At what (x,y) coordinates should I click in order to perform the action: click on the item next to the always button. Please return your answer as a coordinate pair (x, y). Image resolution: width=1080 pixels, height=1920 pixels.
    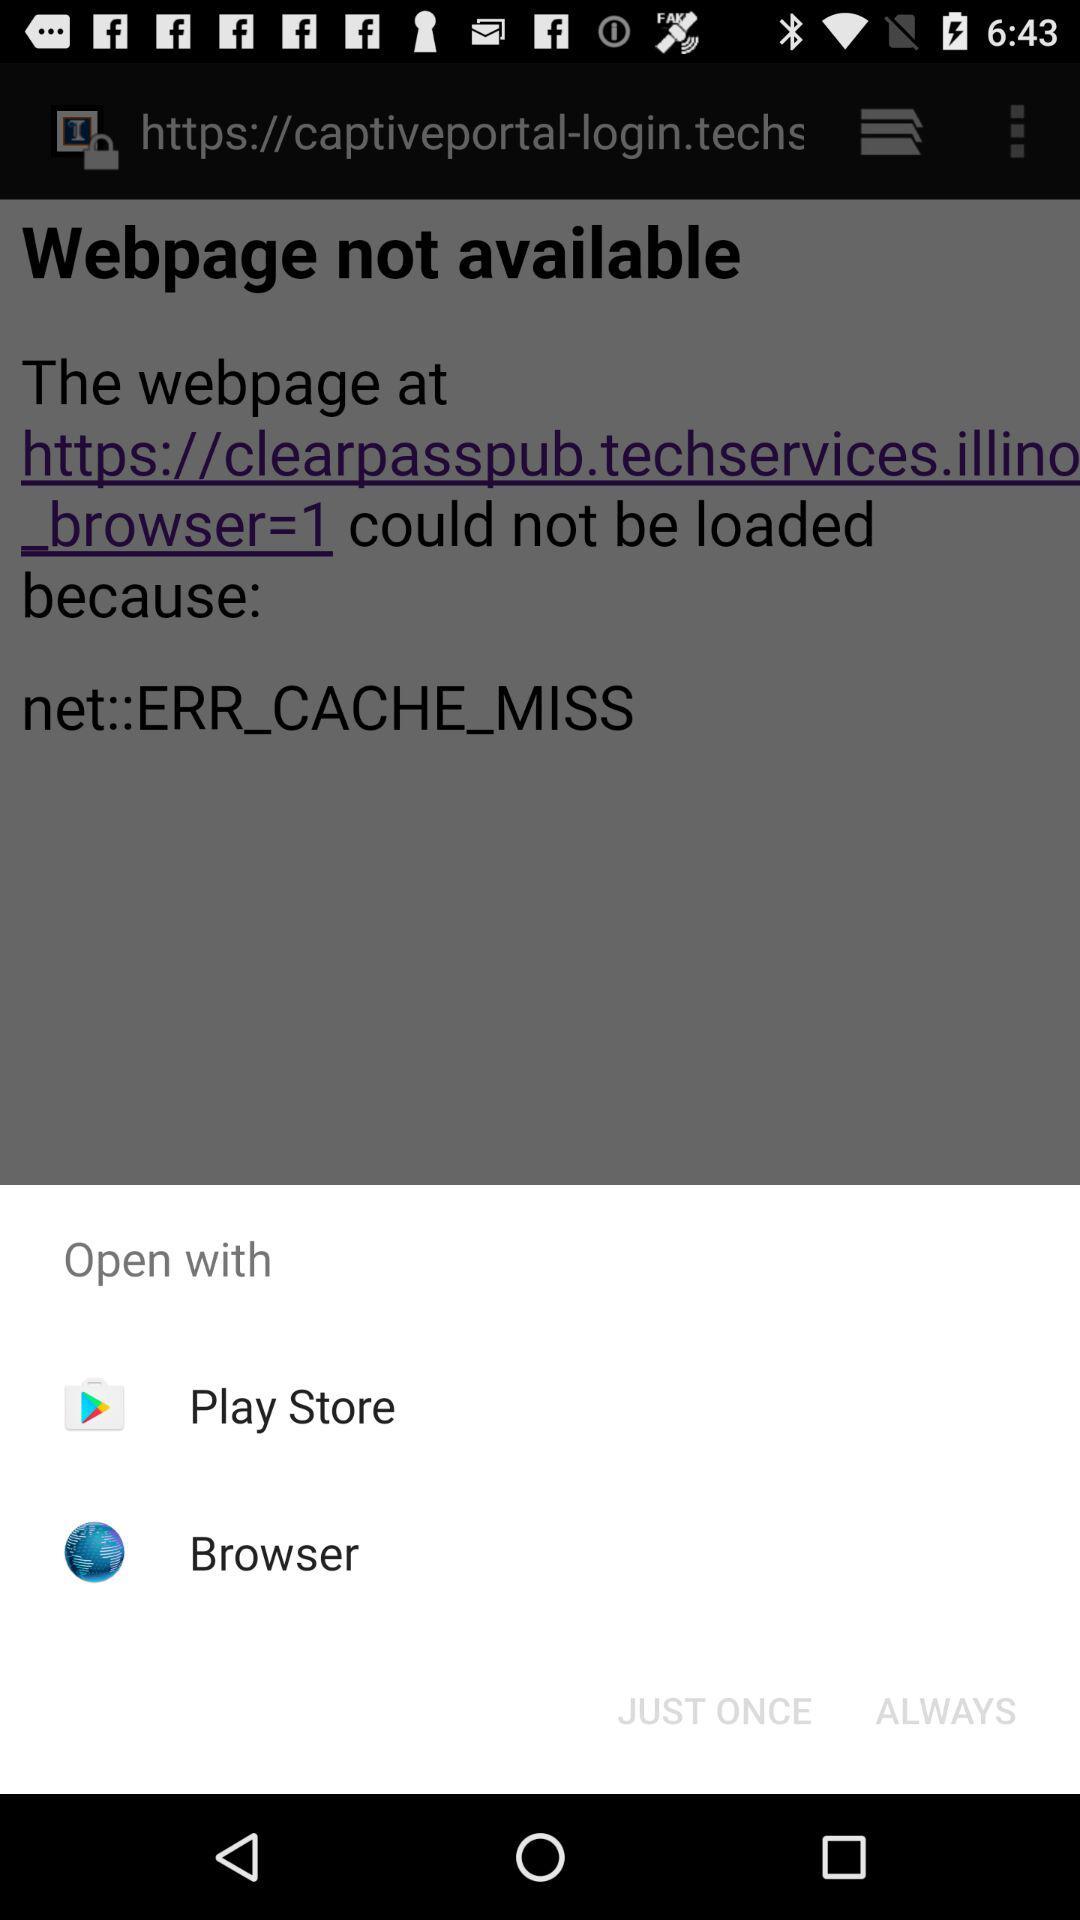
    Looking at the image, I should click on (713, 1708).